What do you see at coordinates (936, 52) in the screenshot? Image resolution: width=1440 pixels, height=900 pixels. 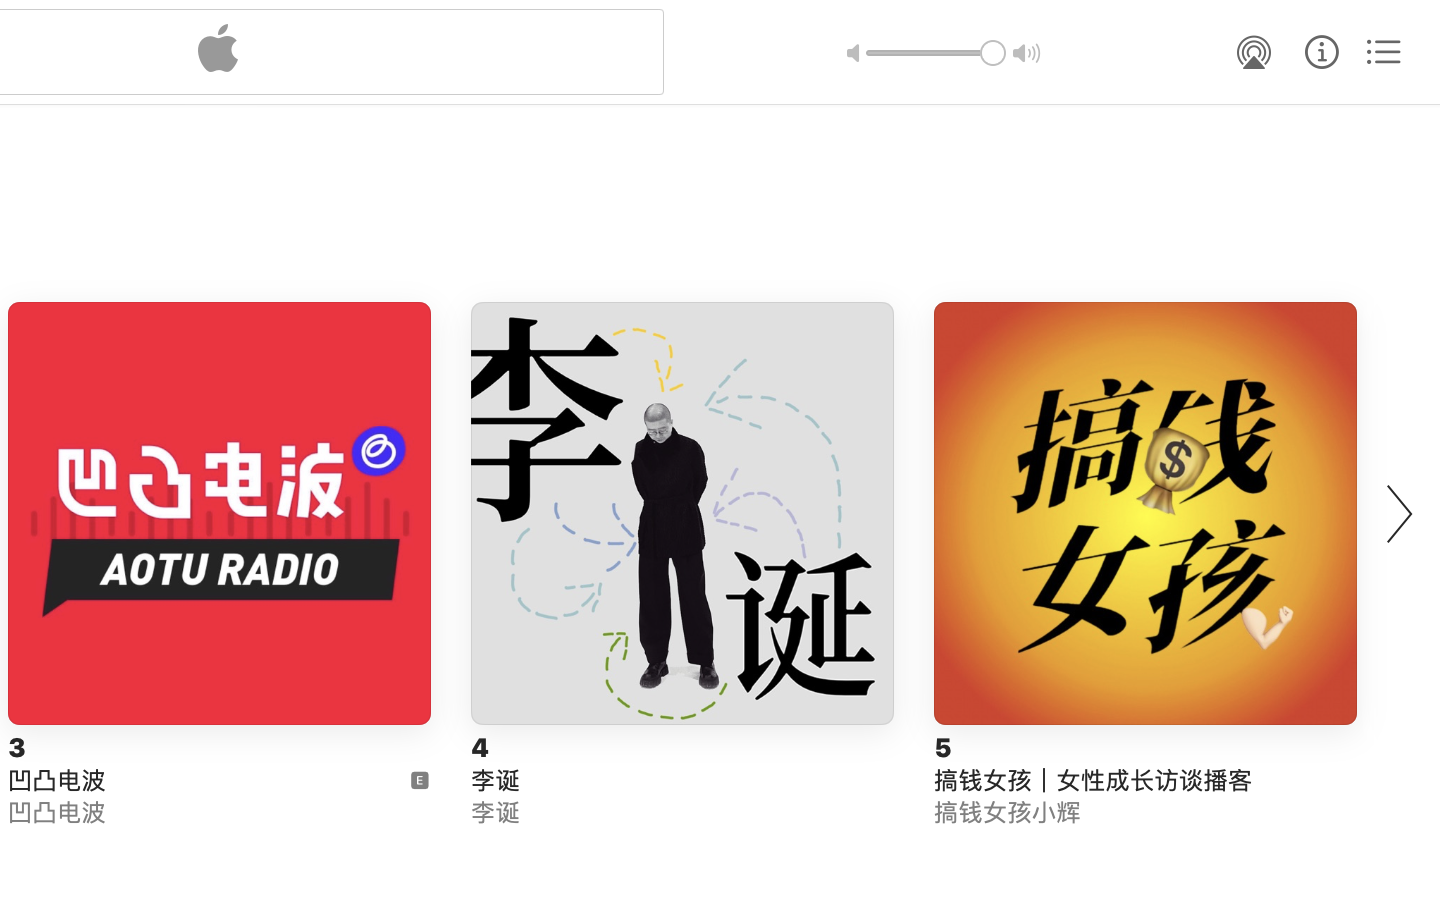 I see `'1.0'` at bounding box center [936, 52].